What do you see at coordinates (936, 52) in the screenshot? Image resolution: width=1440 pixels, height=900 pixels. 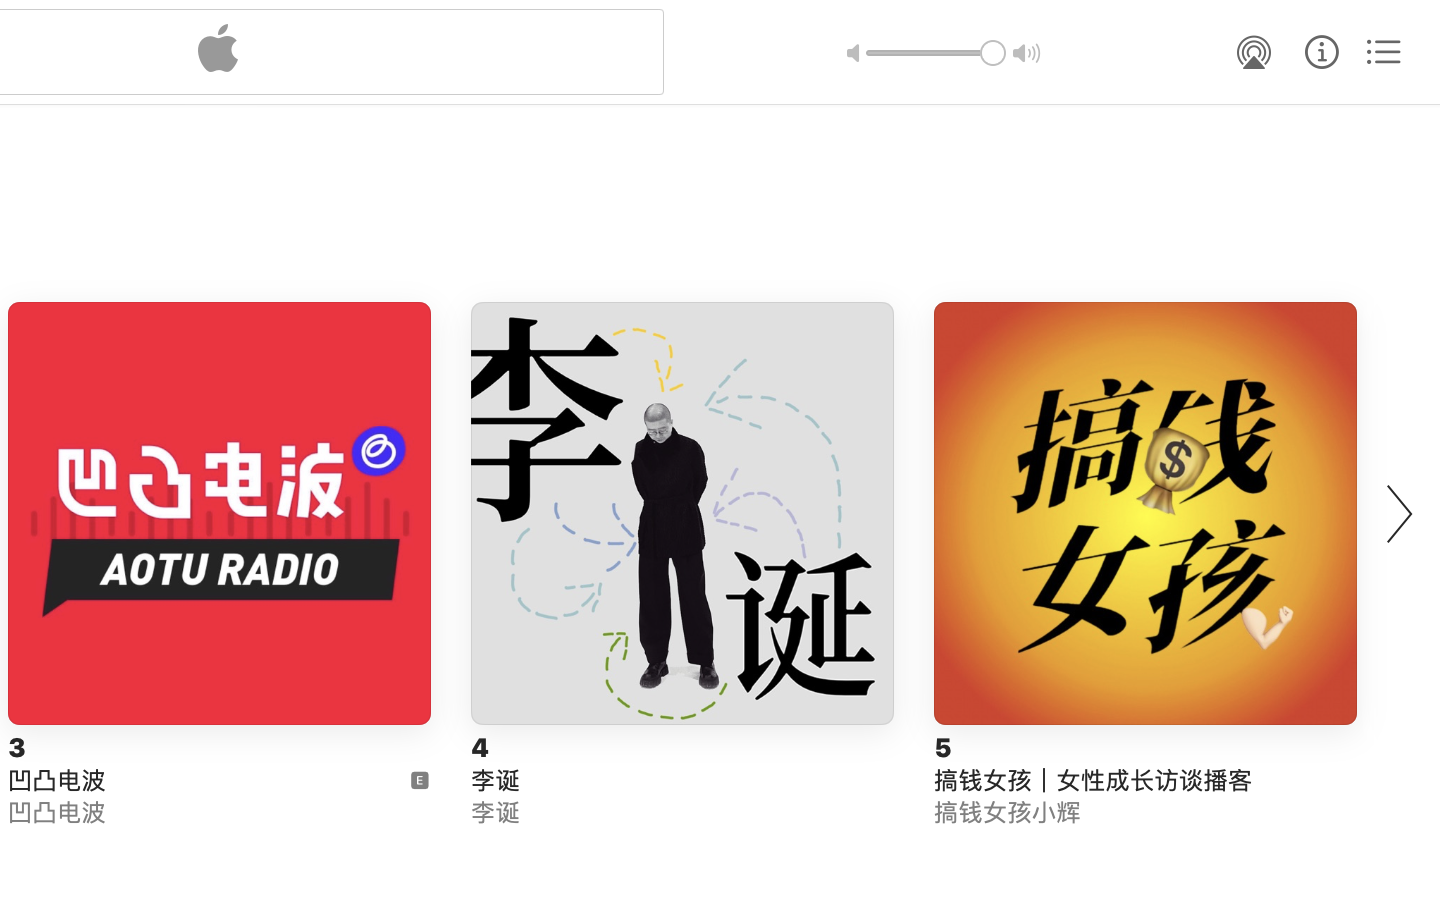 I see `'1.0'` at bounding box center [936, 52].